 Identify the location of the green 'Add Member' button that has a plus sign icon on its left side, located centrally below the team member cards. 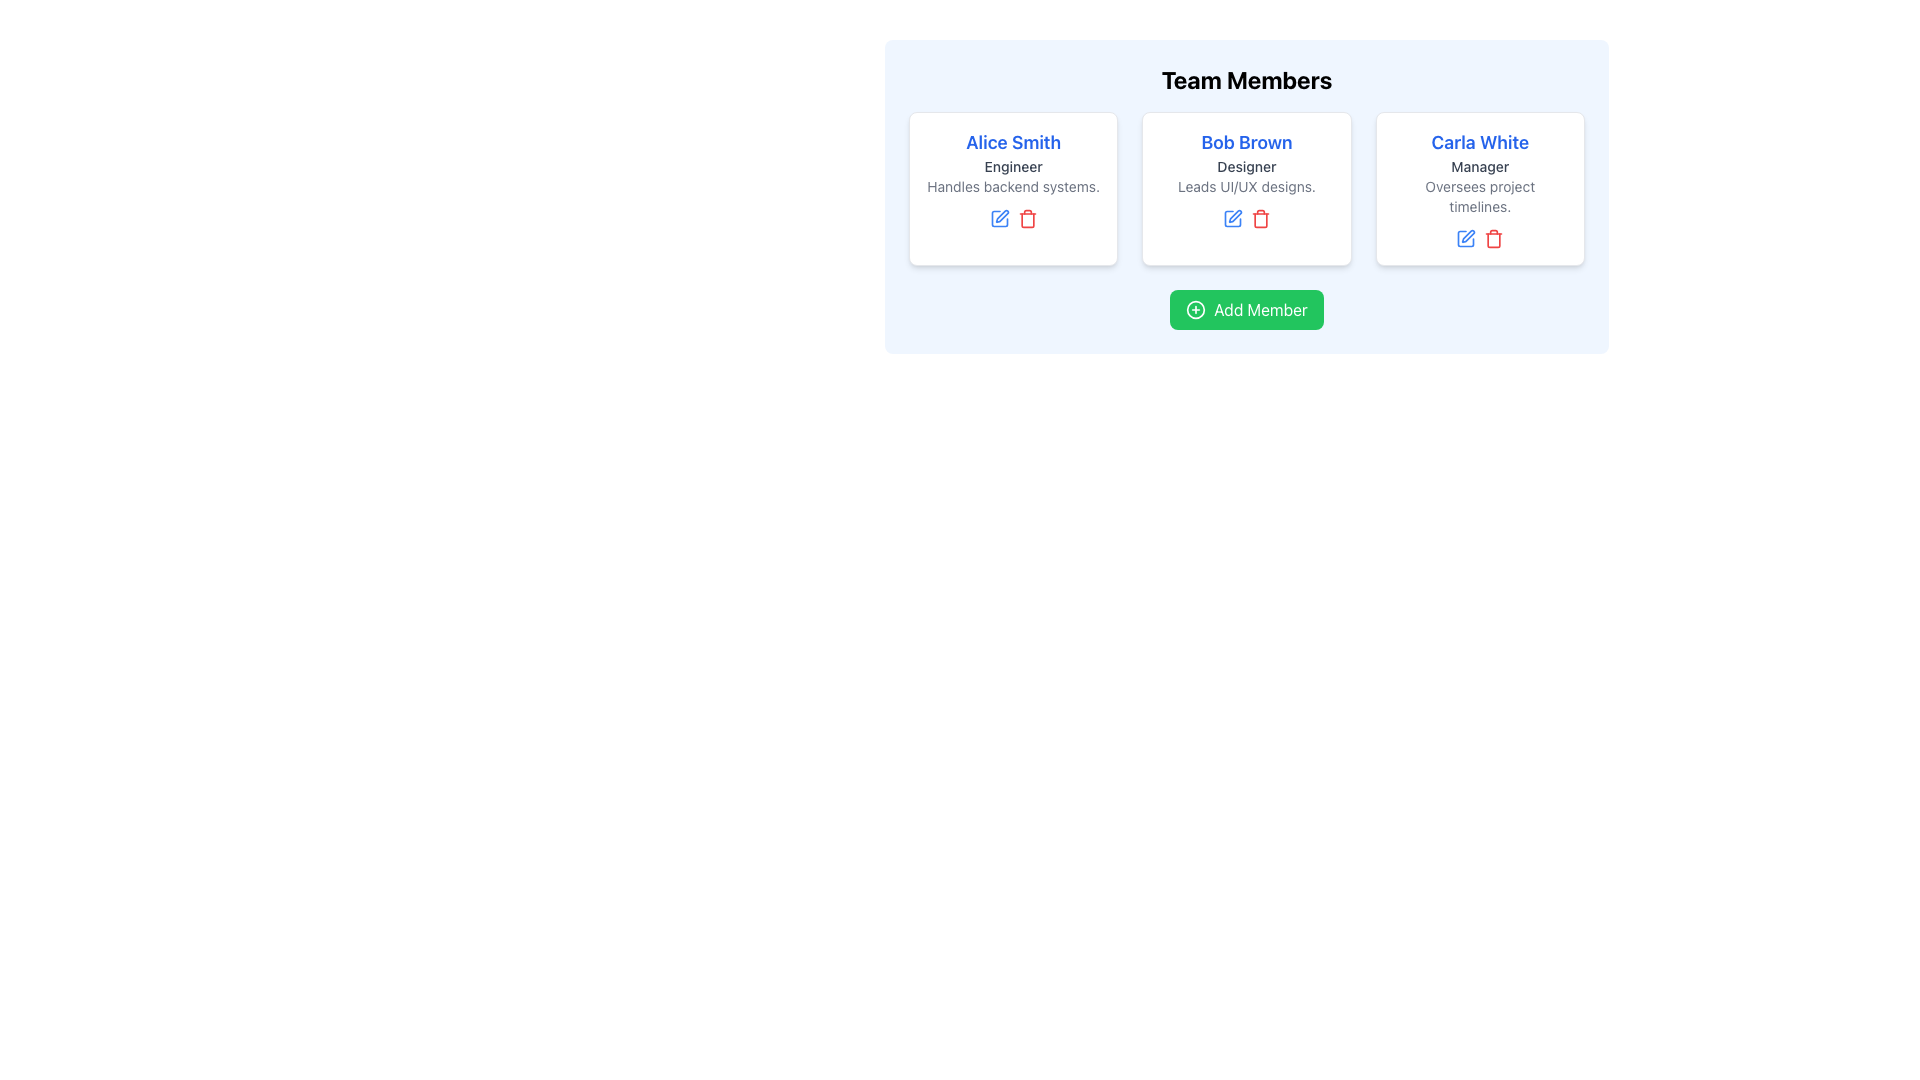
(1246, 309).